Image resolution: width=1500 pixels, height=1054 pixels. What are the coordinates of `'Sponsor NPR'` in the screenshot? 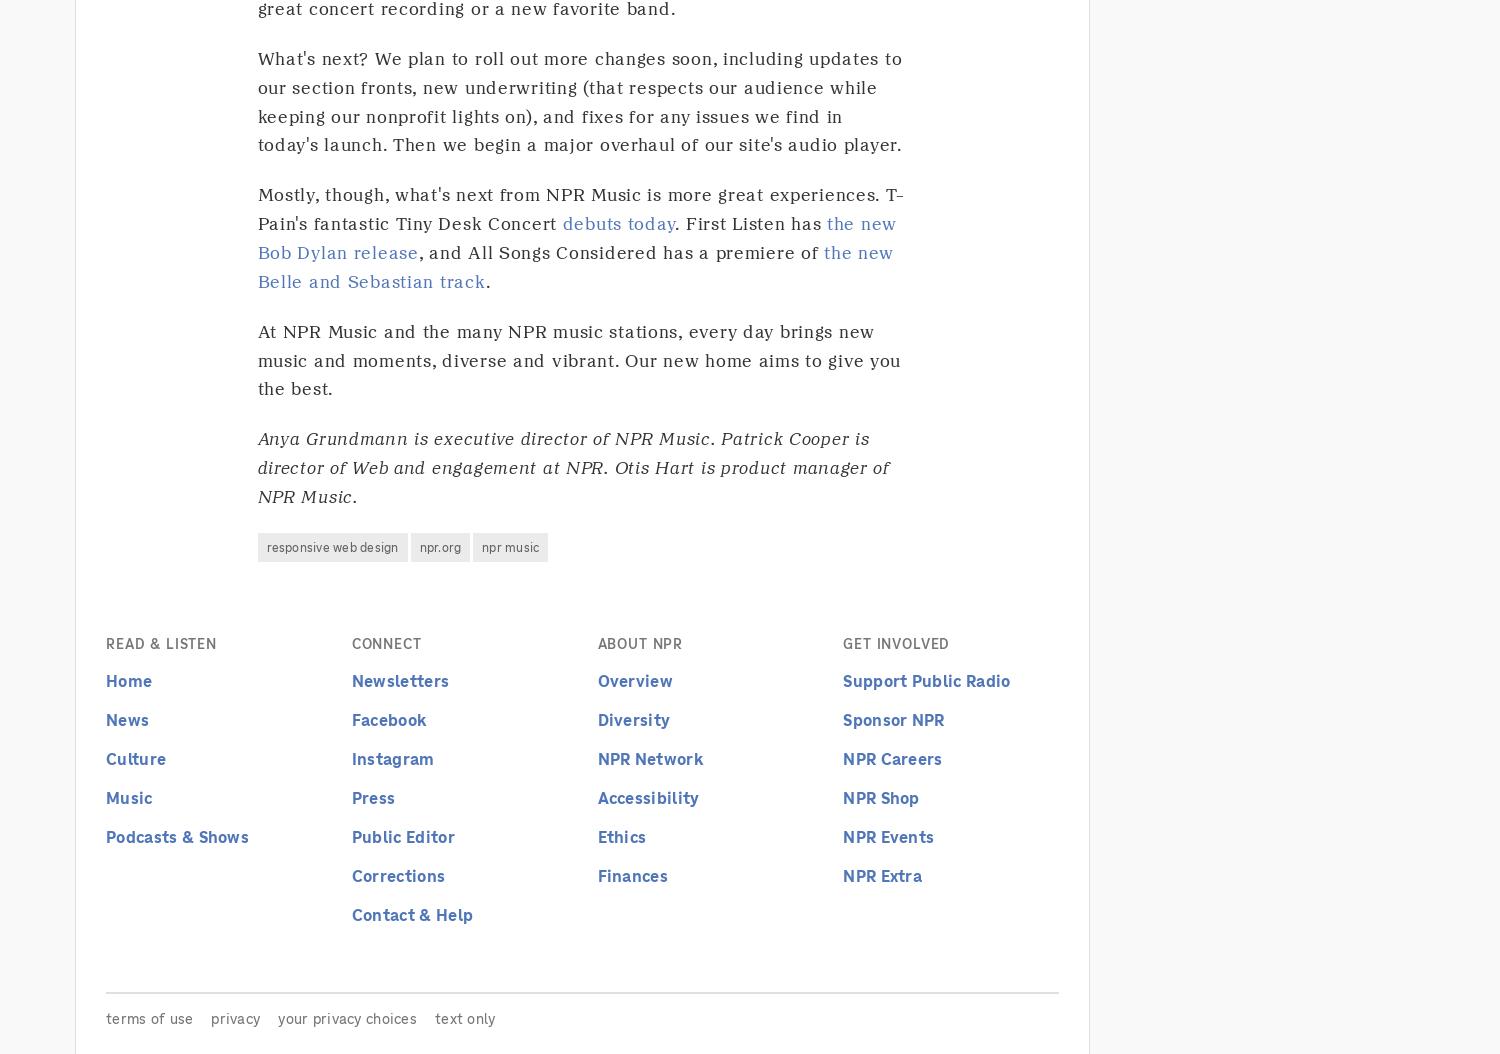 It's located at (893, 718).